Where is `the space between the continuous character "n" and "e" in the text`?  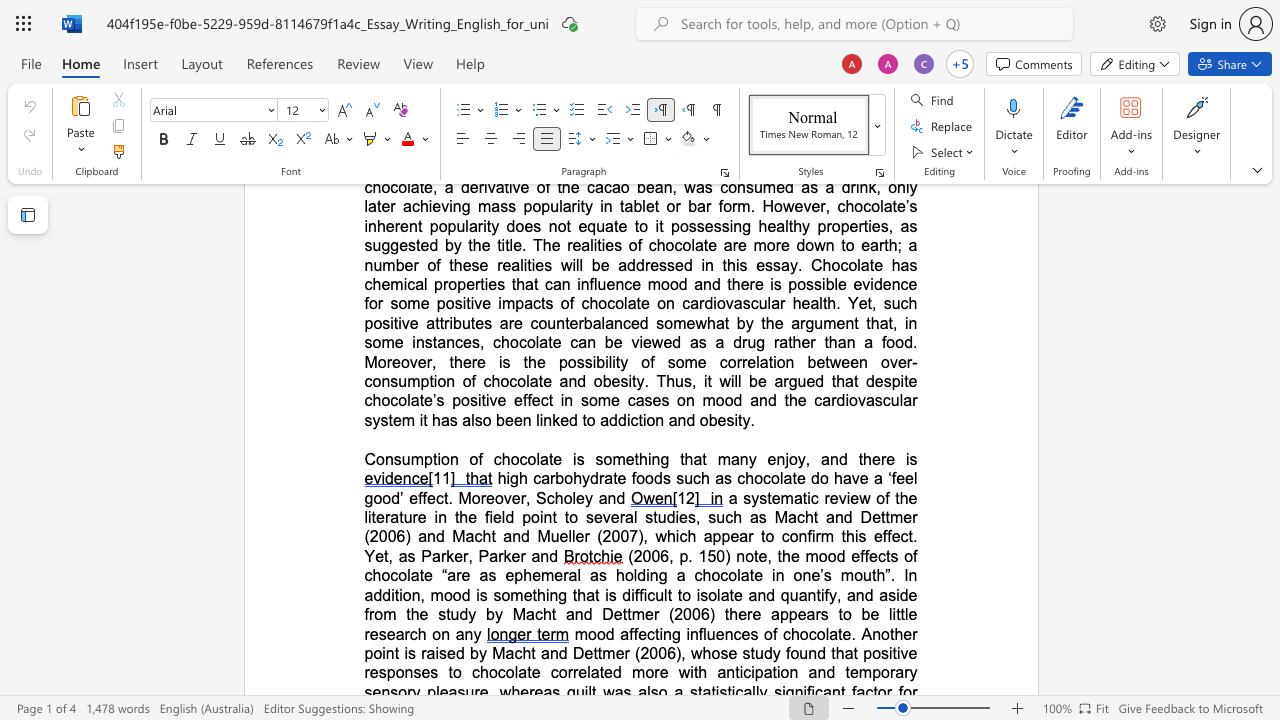 the space between the continuous character "n" and "e" in the text is located at coordinates (811, 575).